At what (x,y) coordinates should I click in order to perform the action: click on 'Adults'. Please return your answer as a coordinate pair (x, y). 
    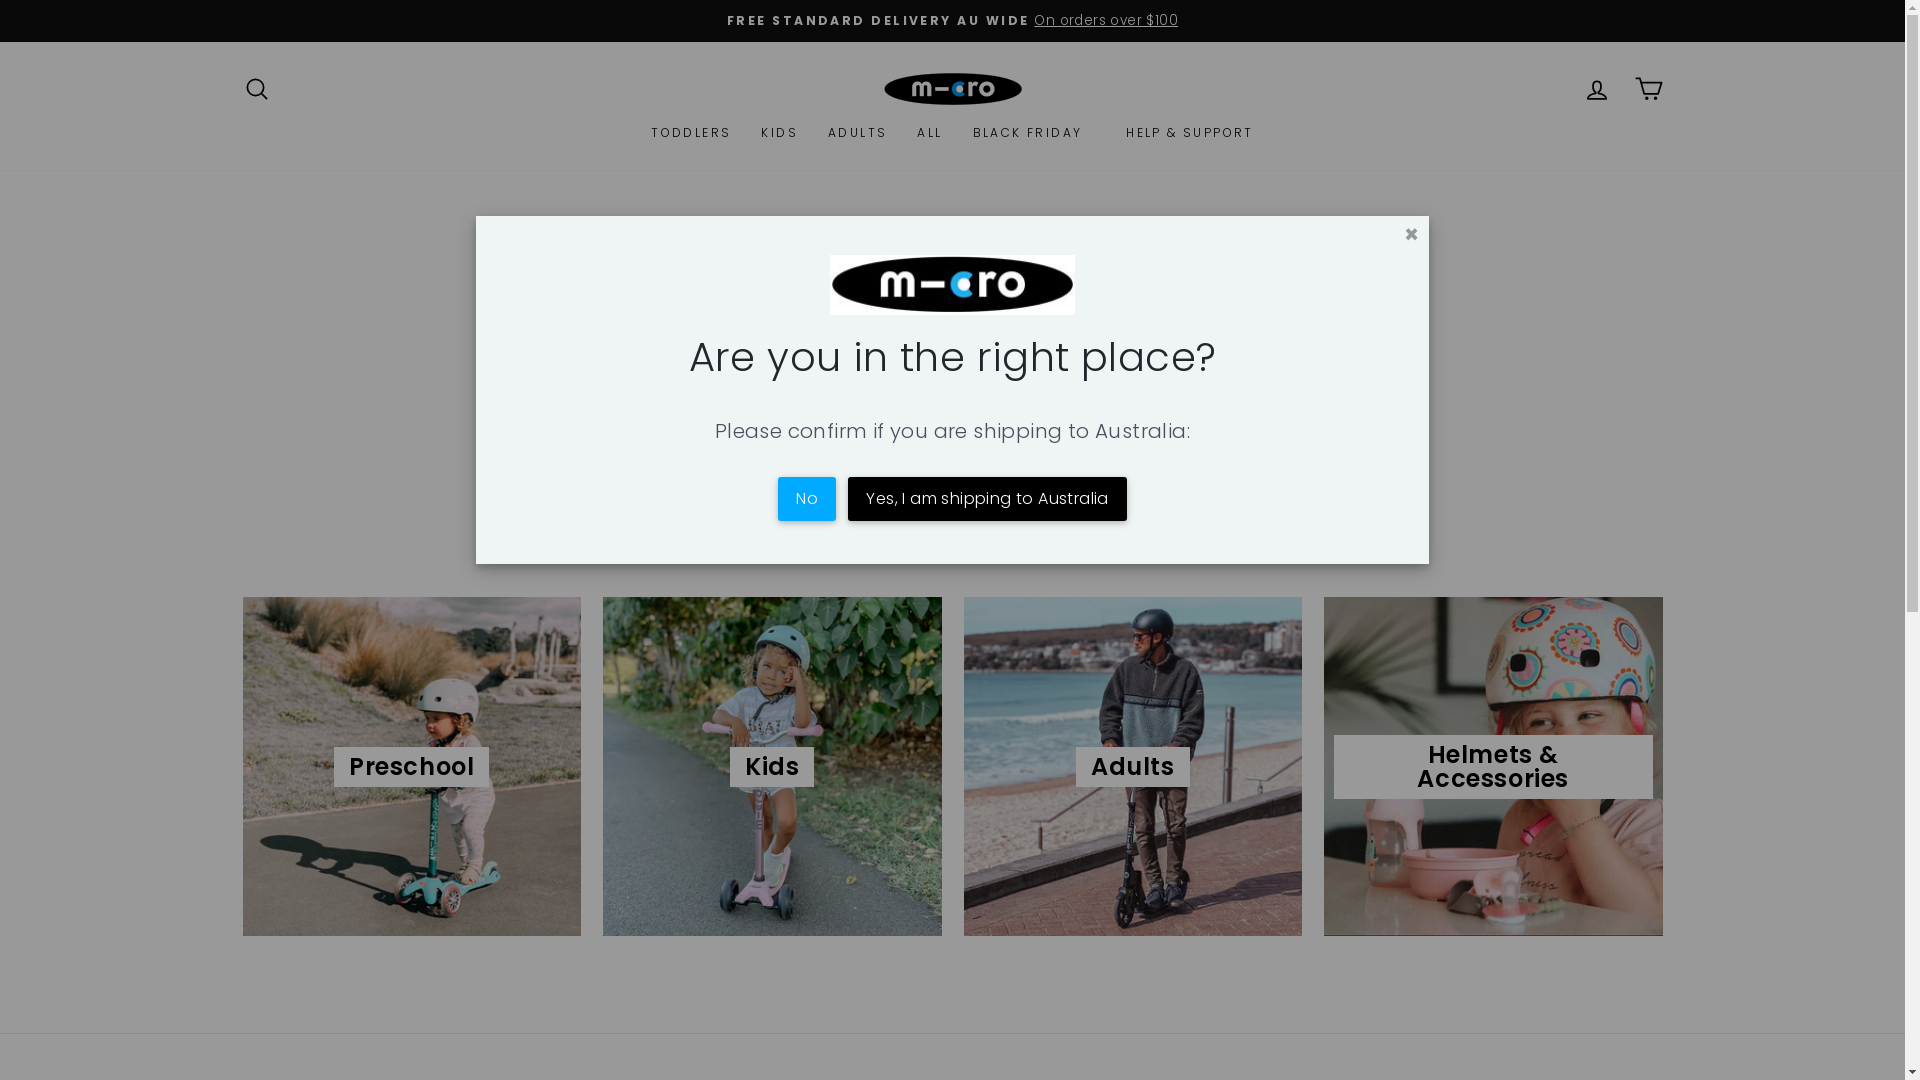
    Looking at the image, I should click on (1133, 765).